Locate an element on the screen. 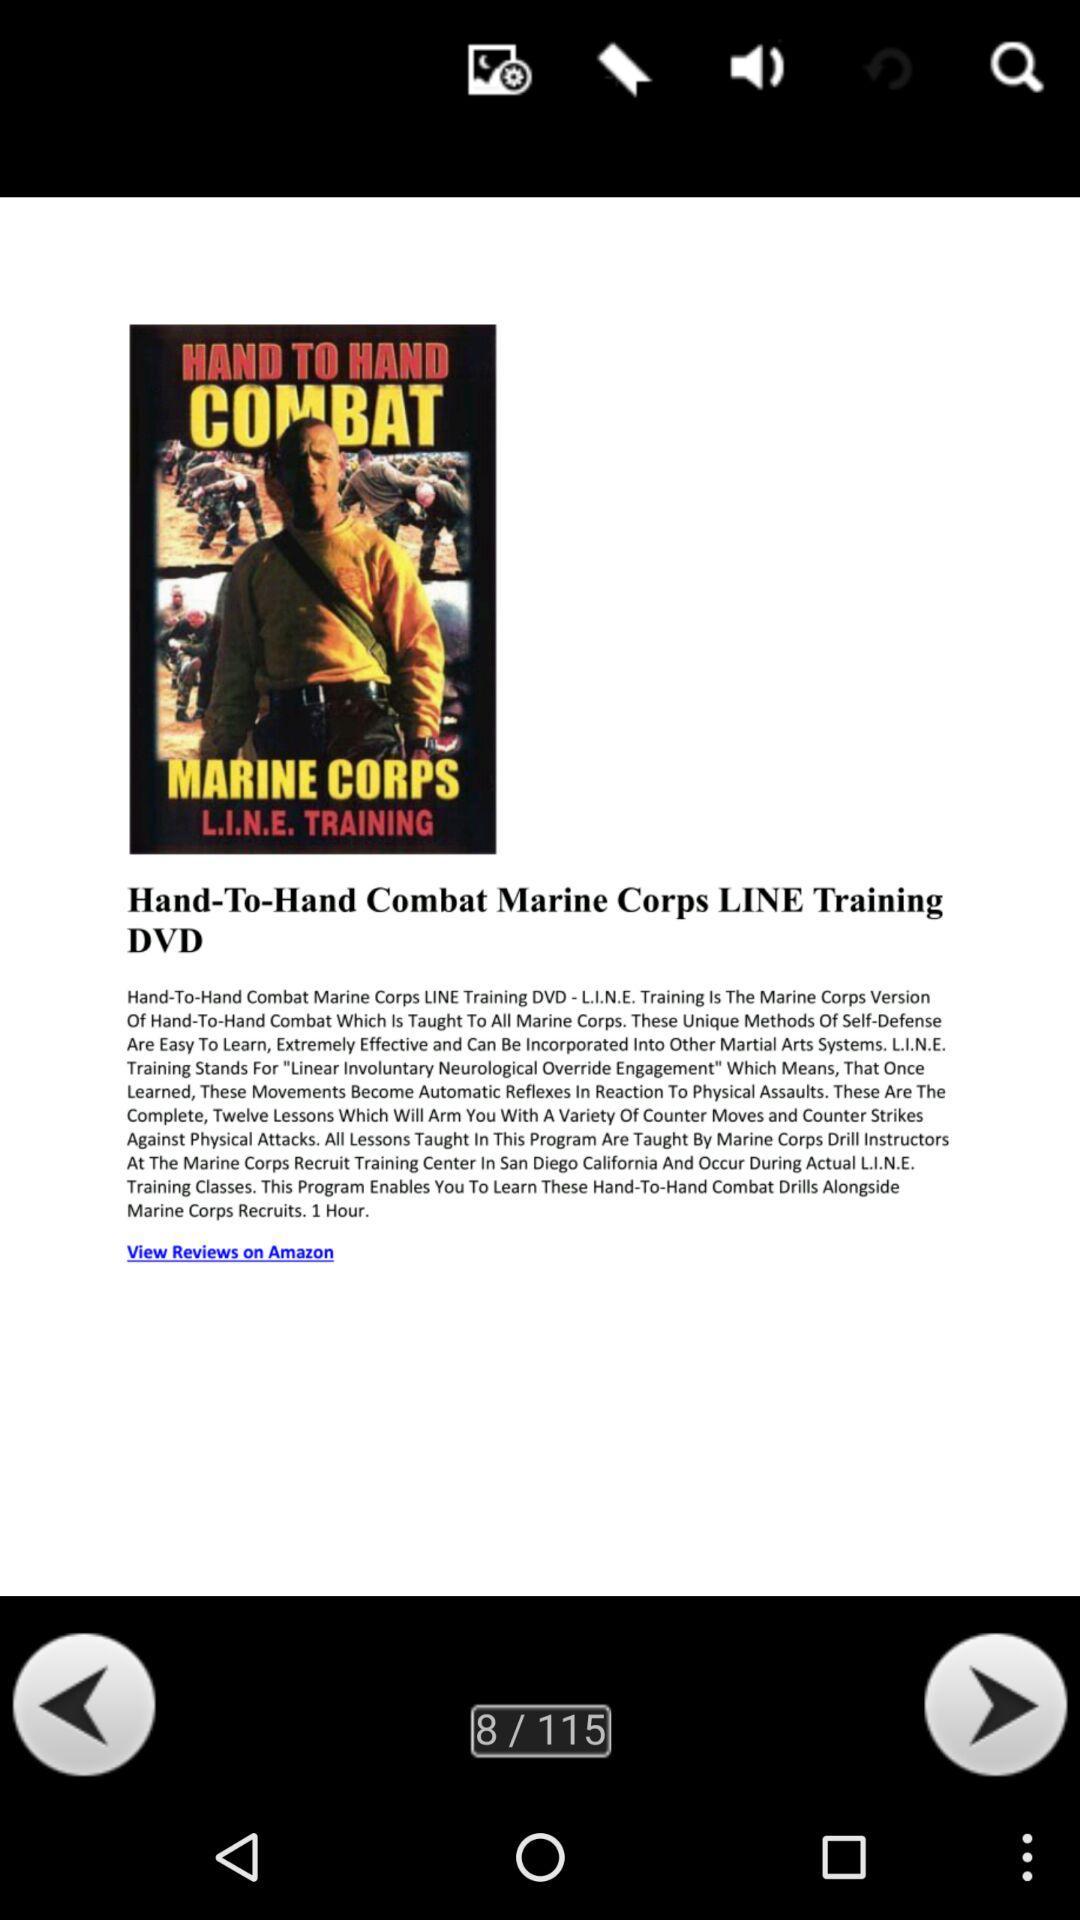  the bookmark icon is located at coordinates (619, 70).